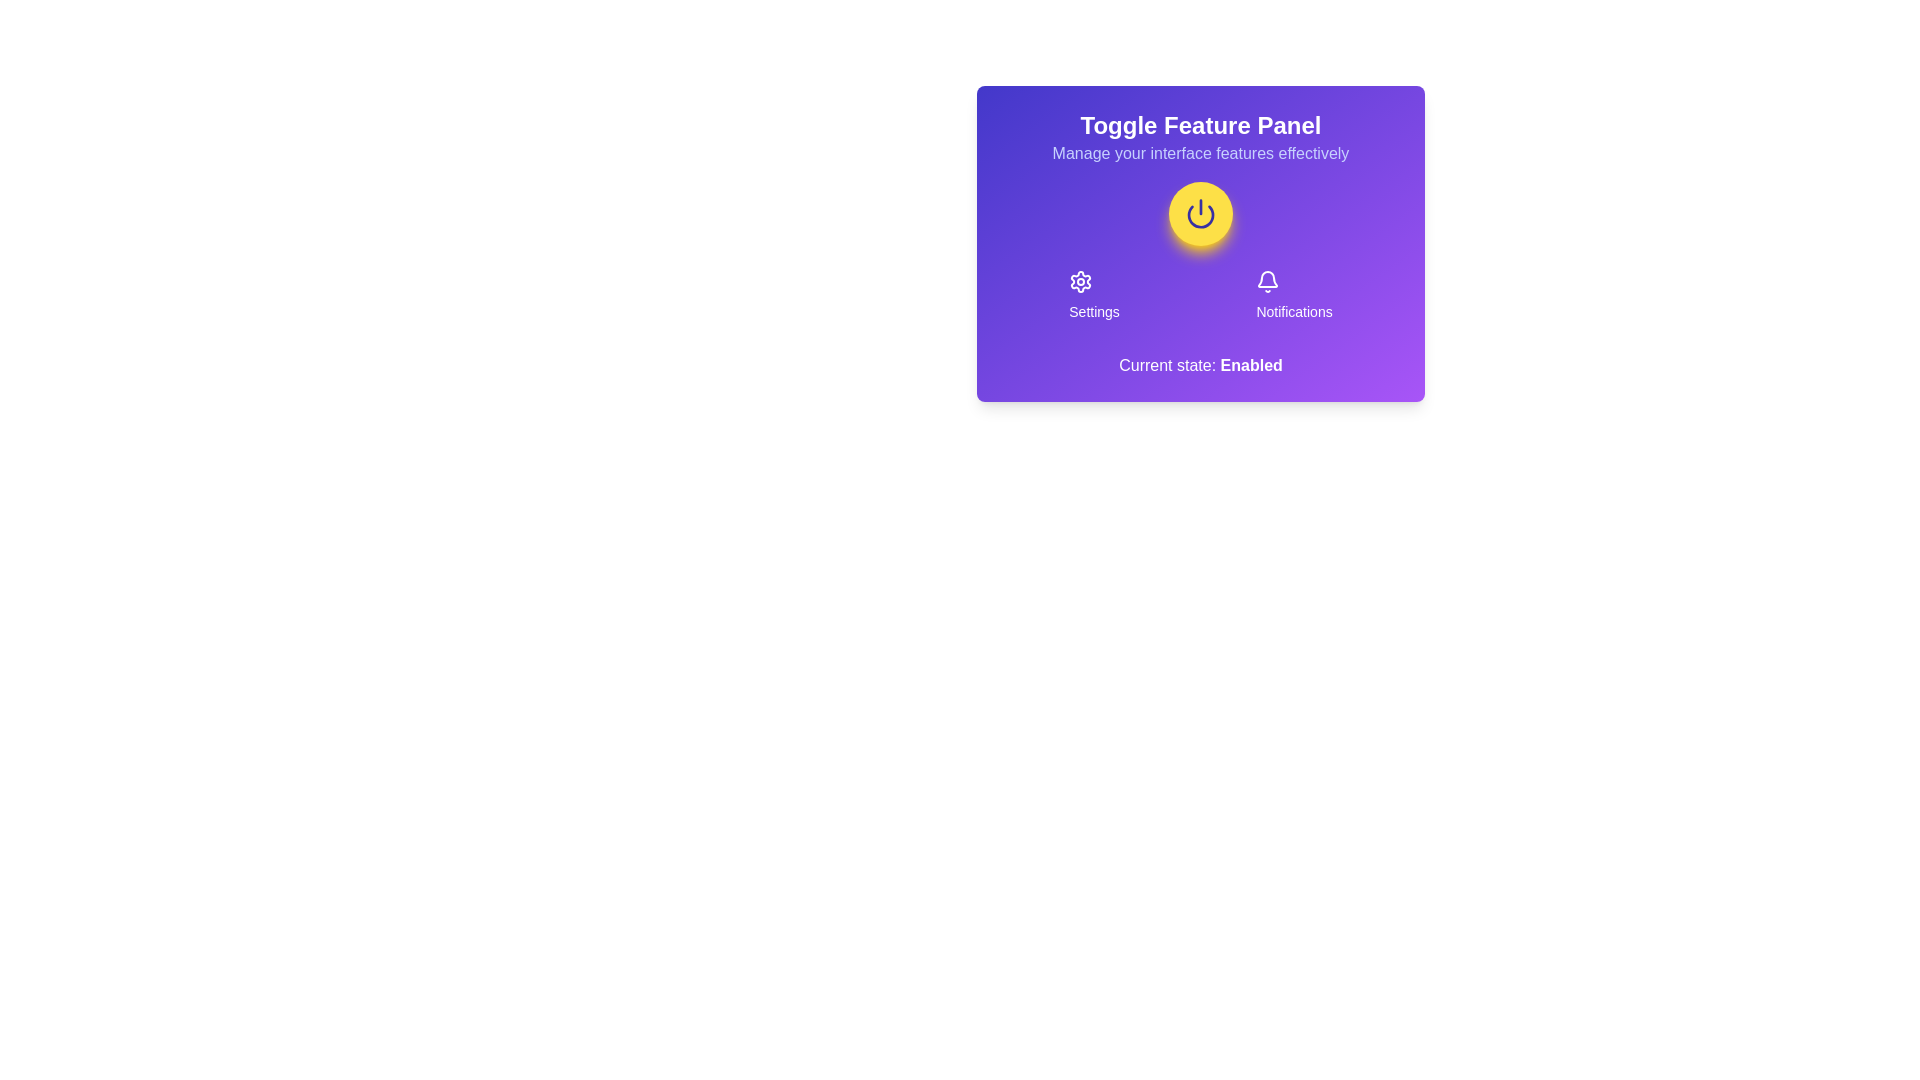 This screenshot has height=1080, width=1920. I want to click on the gear icon with a white outline located above the 'Settings' label, so click(1080, 281).